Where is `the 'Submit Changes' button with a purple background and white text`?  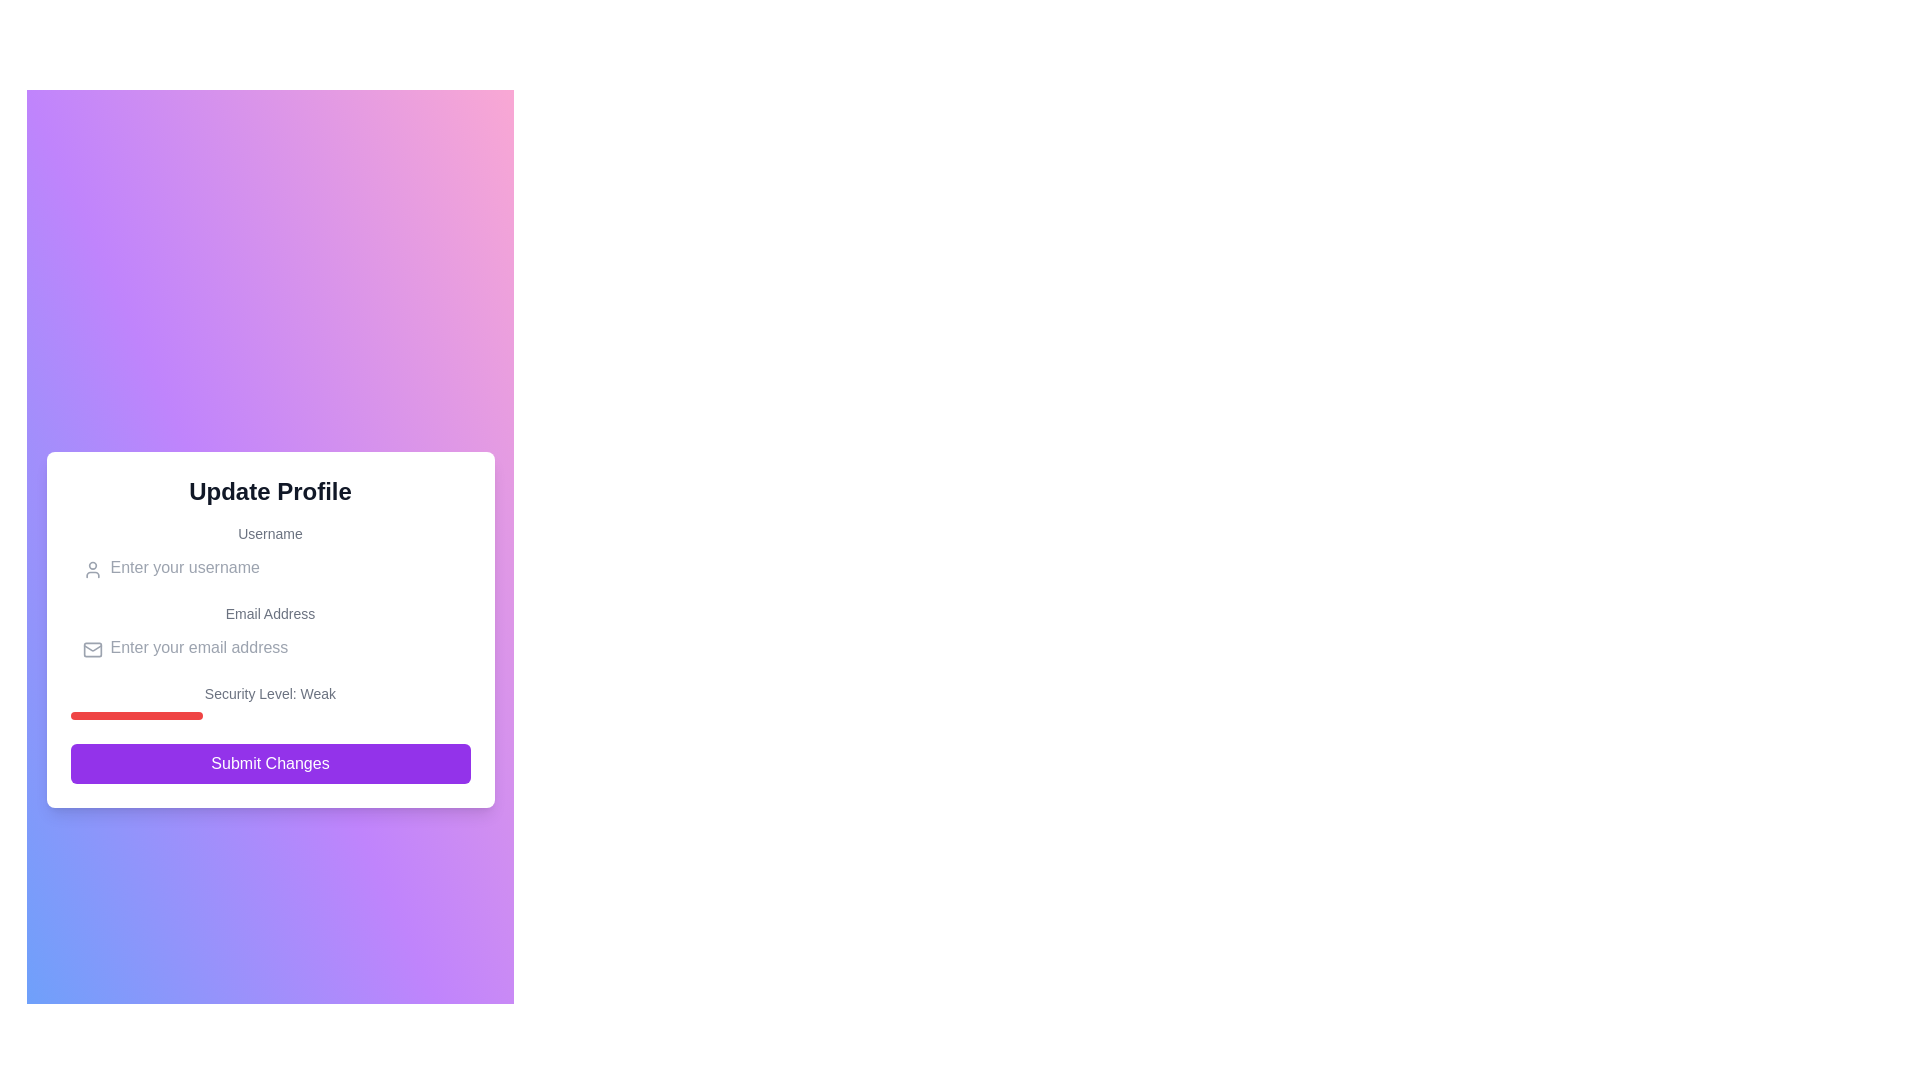
the 'Submit Changes' button with a purple background and white text is located at coordinates (269, 763).